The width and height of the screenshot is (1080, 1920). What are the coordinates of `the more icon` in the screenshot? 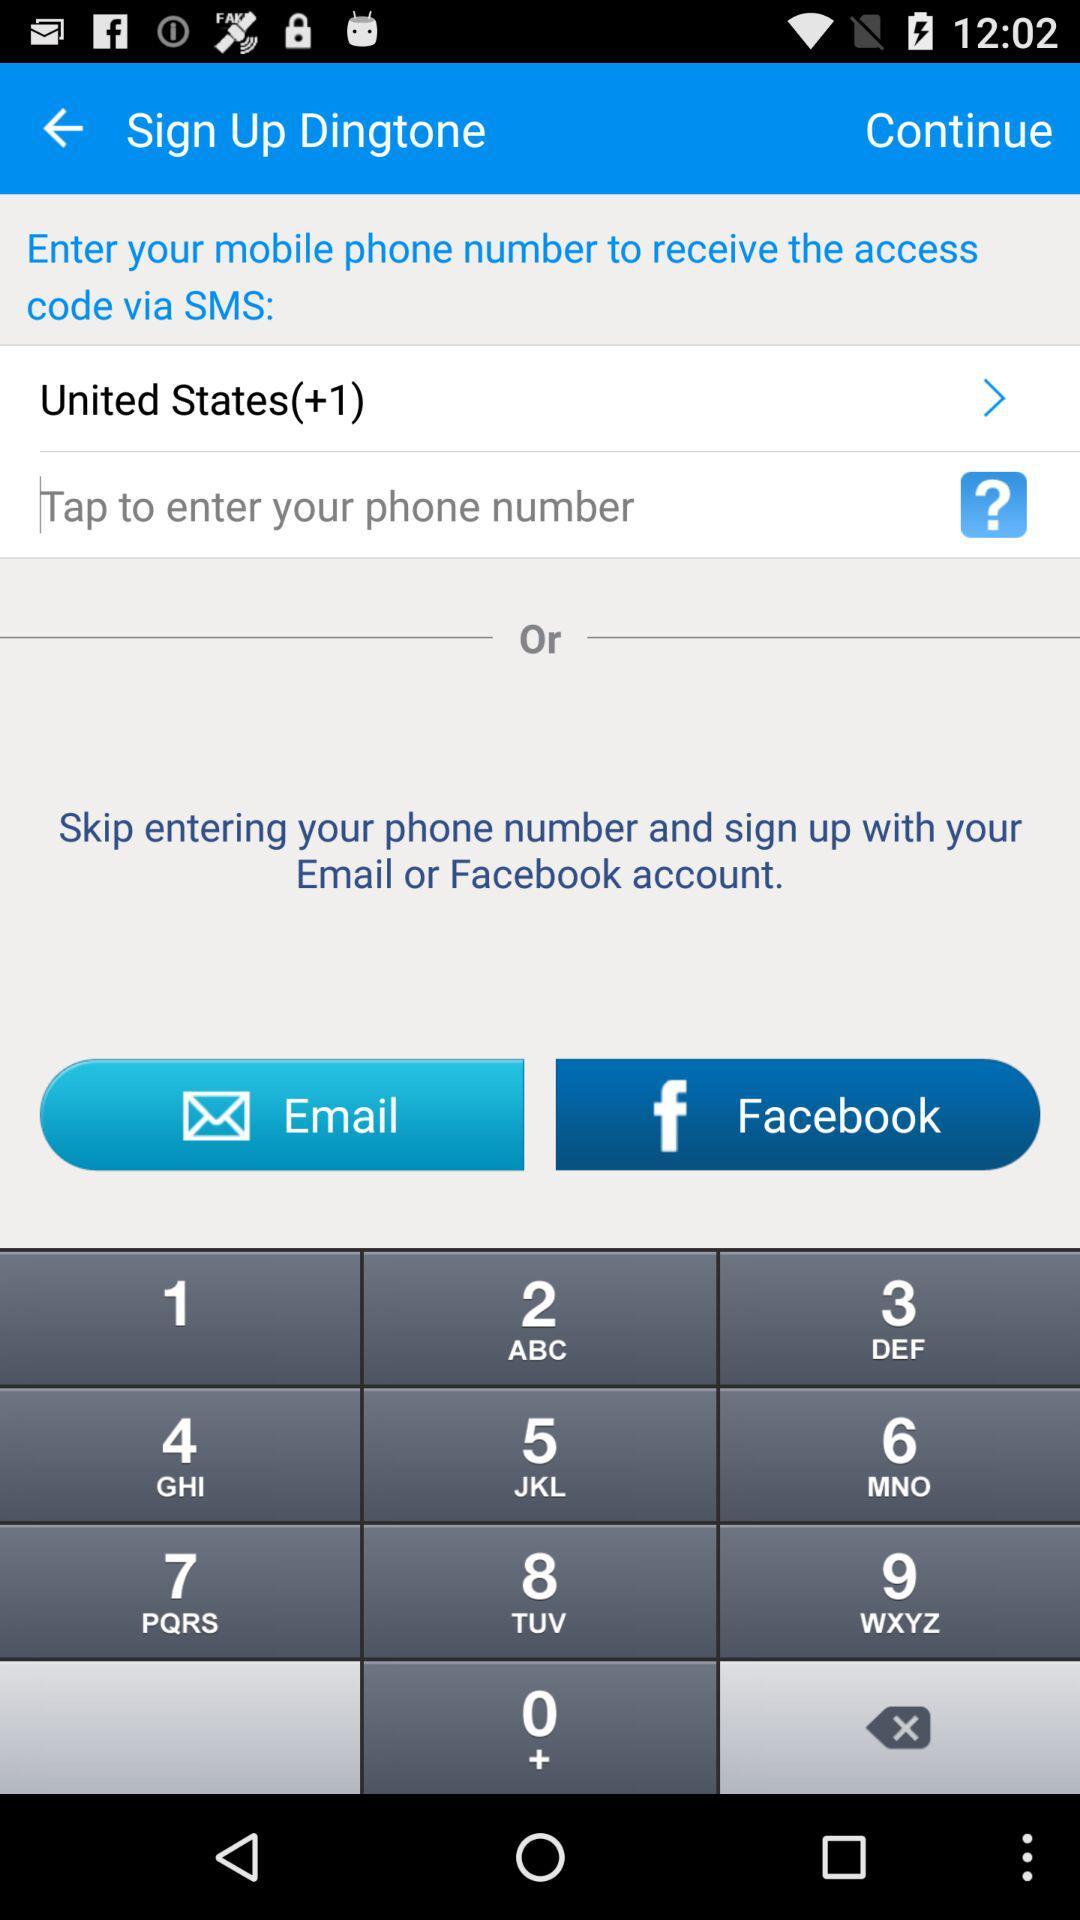 It's located at (898, 1409).